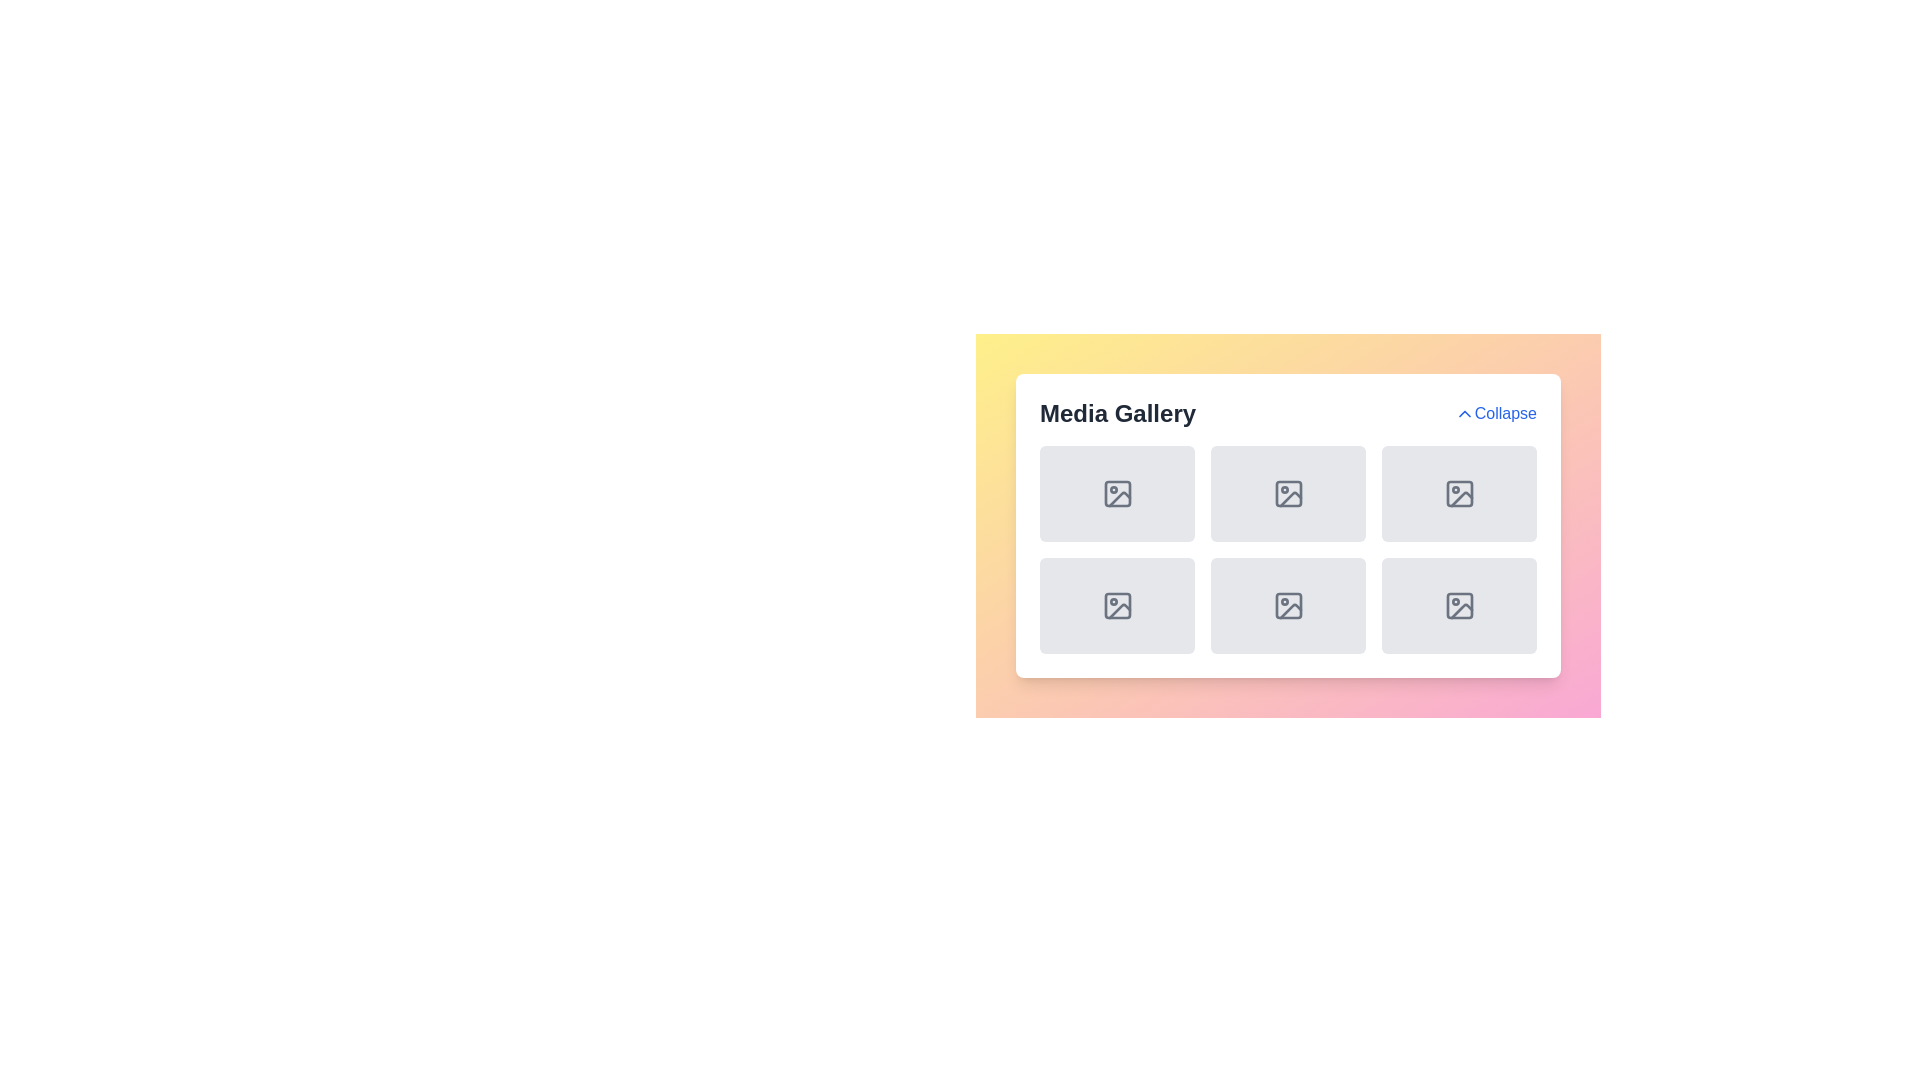 This screenshot has width=1920, height=1080. What do you see at coordinates (1288, 604) in the screenshot?
I see `the placeholder card in the Media Gallery, which is the sixth and bottom-right-most card in a 3x2 grid layout` at bounding box center [1288, 604].